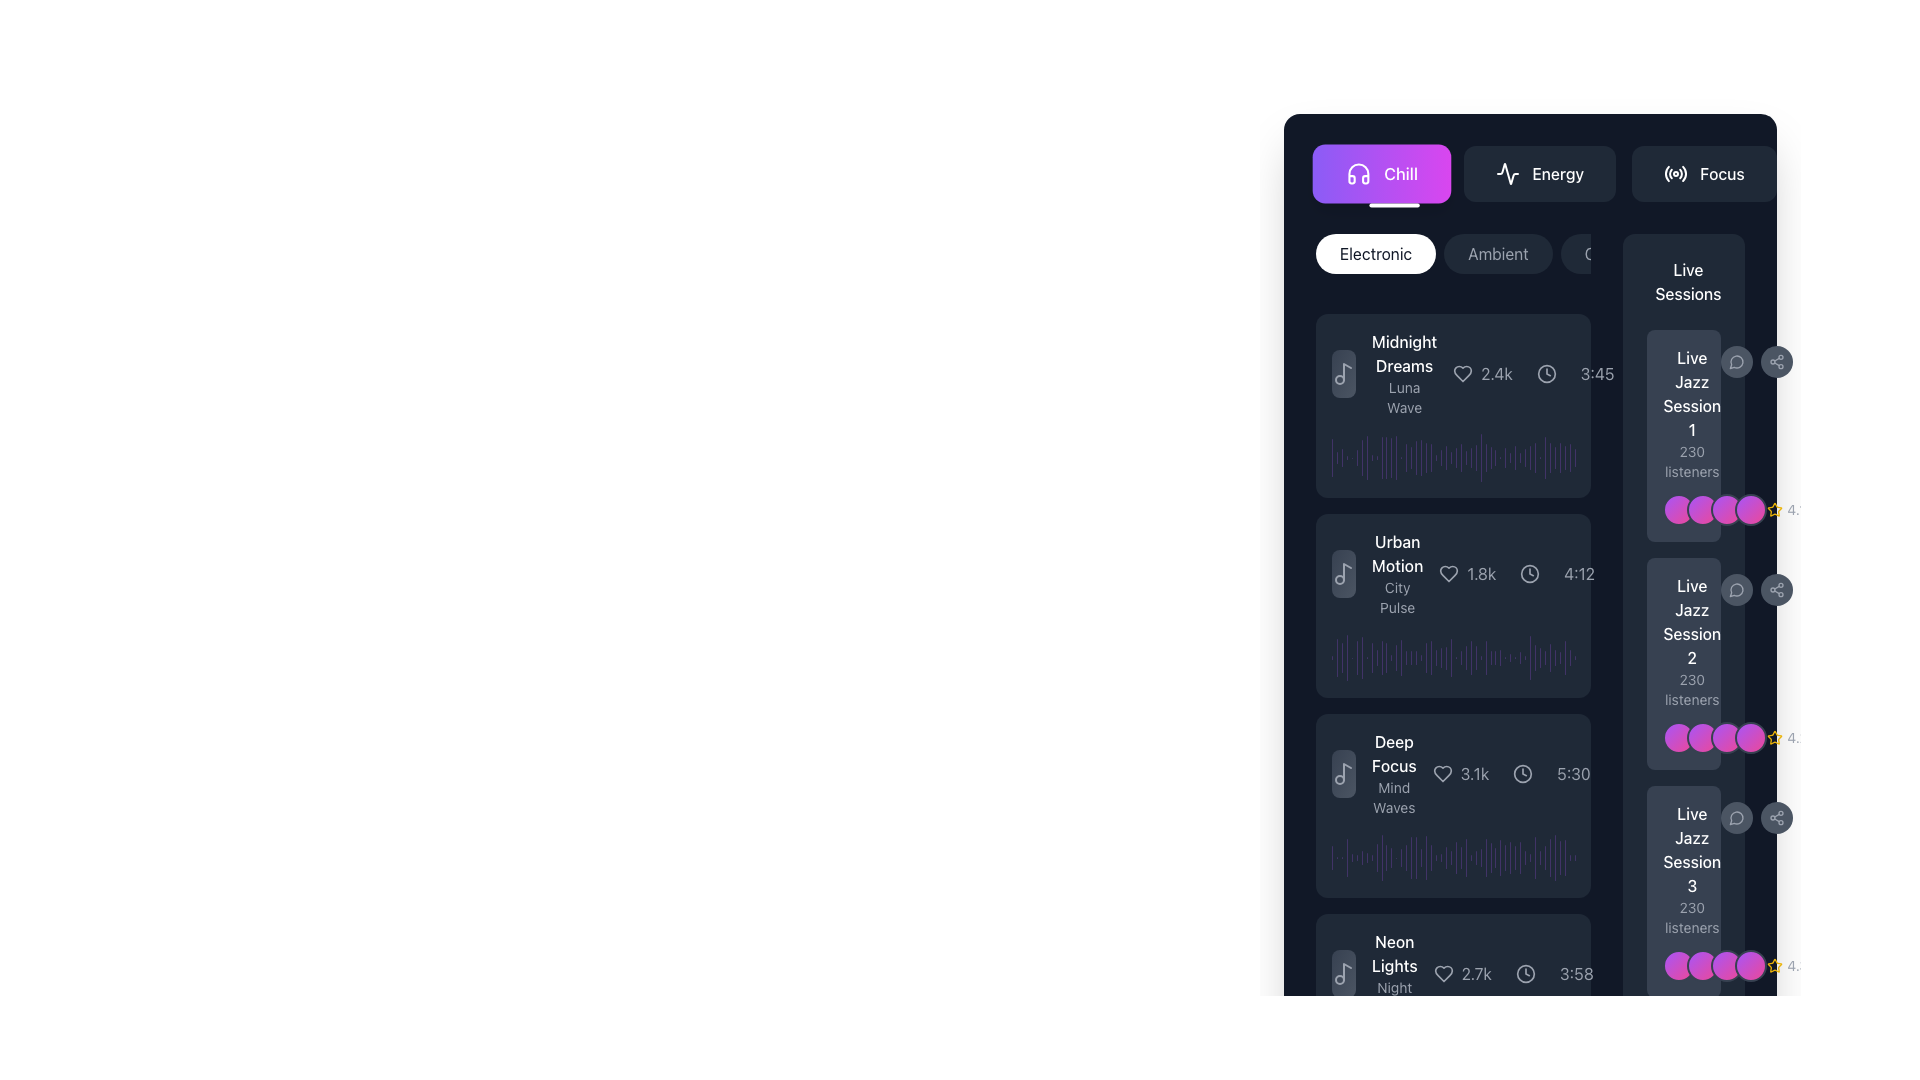 The image size is (1920, 1080). Describe the element at coordinates (1396, 596) in the screenshot. I see `the text label 'City Pulse' that provides additional information under the main title 'Urban Motion' in the dark-themed interface for accessibility tools` at that location.